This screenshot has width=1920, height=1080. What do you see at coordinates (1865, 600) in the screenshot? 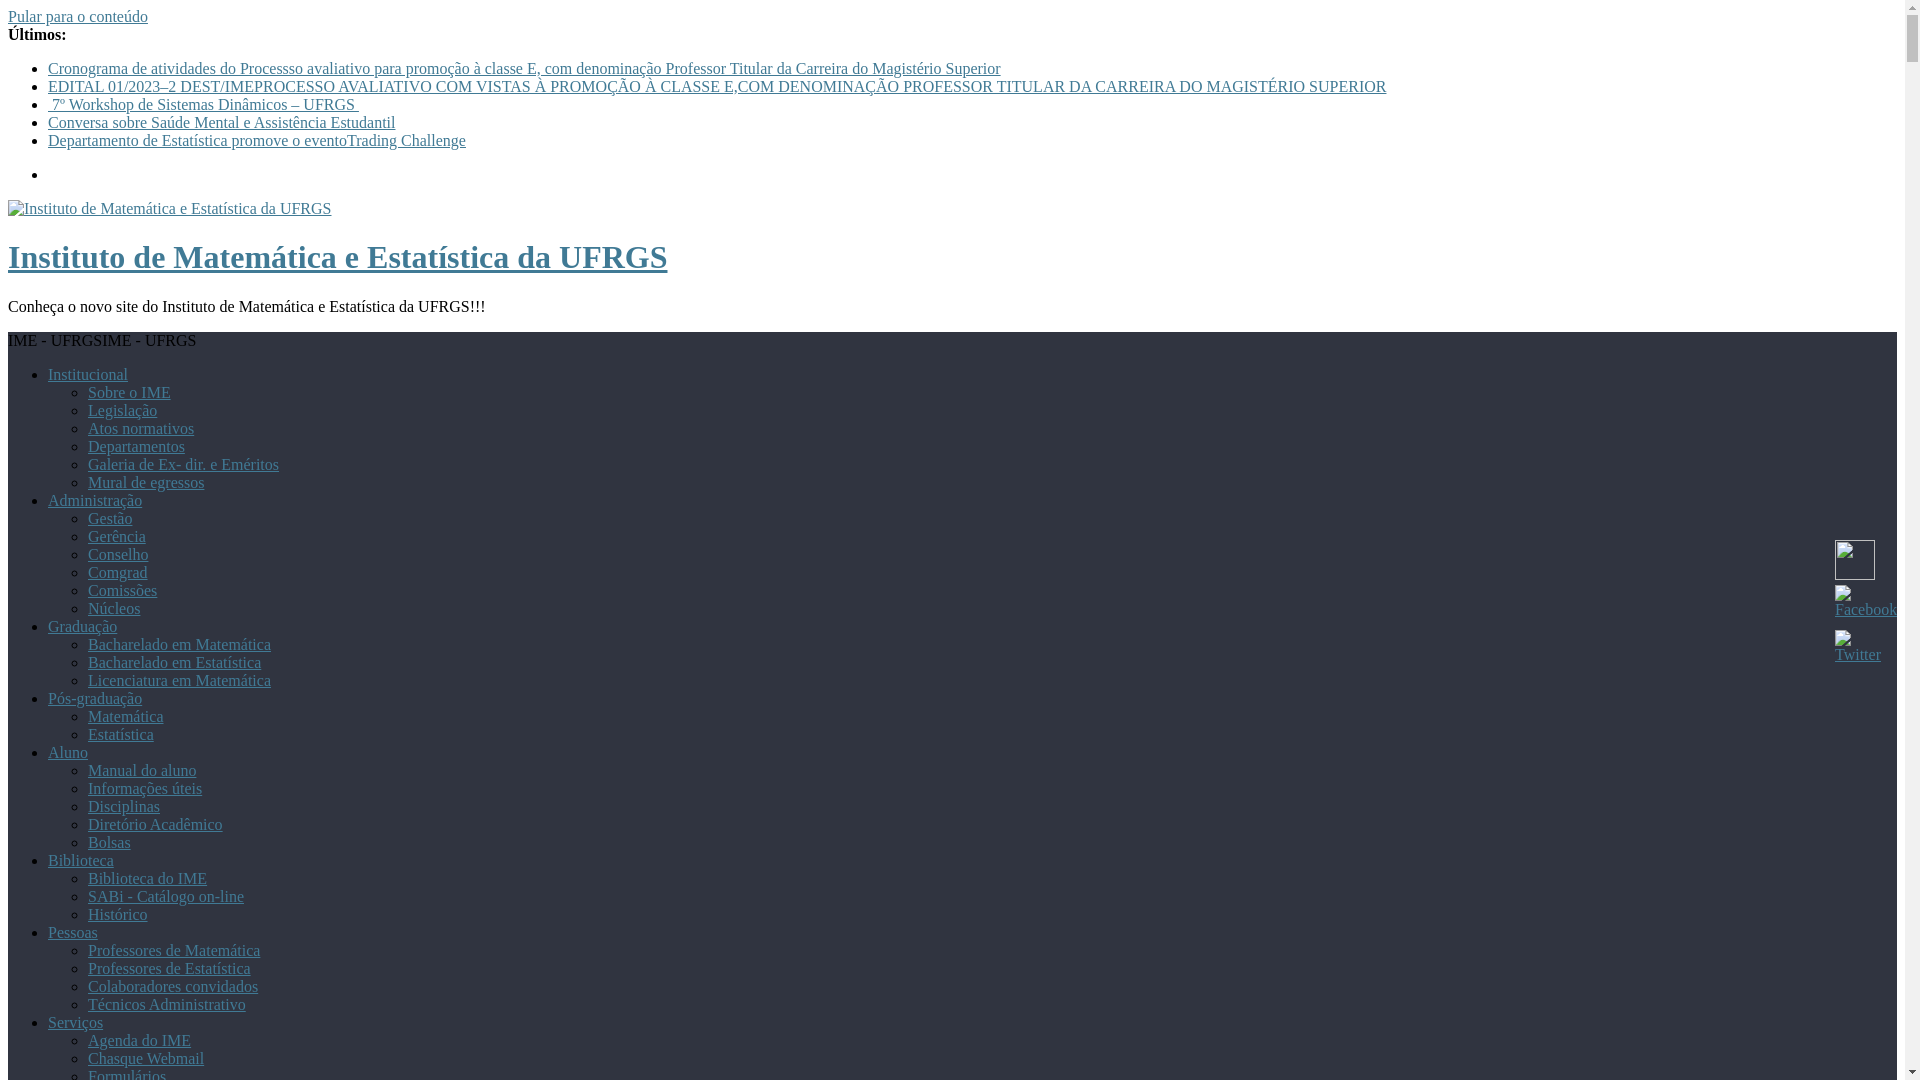
I see `'Facebook'` at bounding box center [1865, 600].